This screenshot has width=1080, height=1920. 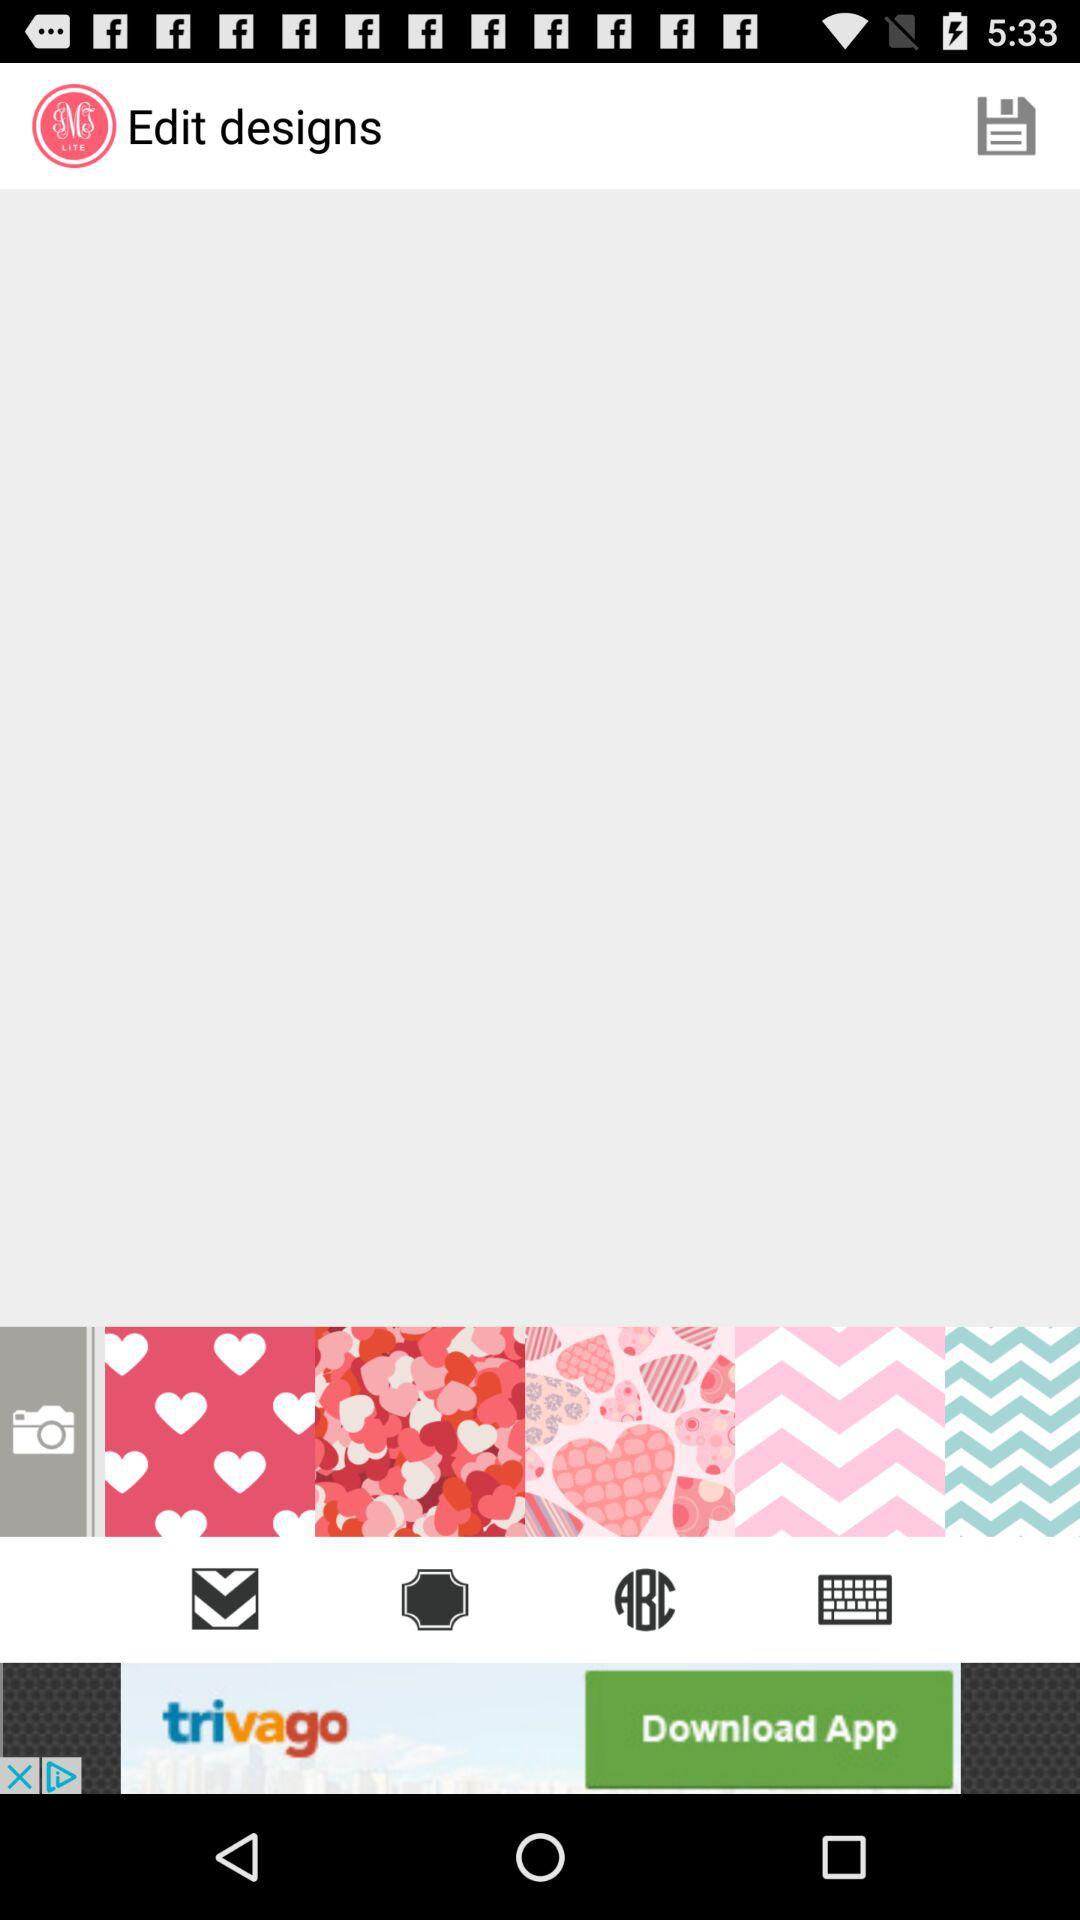 What do you see at coordinates (644, 1598) in the screenshot?
I see `the globe icon` at bounding box center [644, 1598].